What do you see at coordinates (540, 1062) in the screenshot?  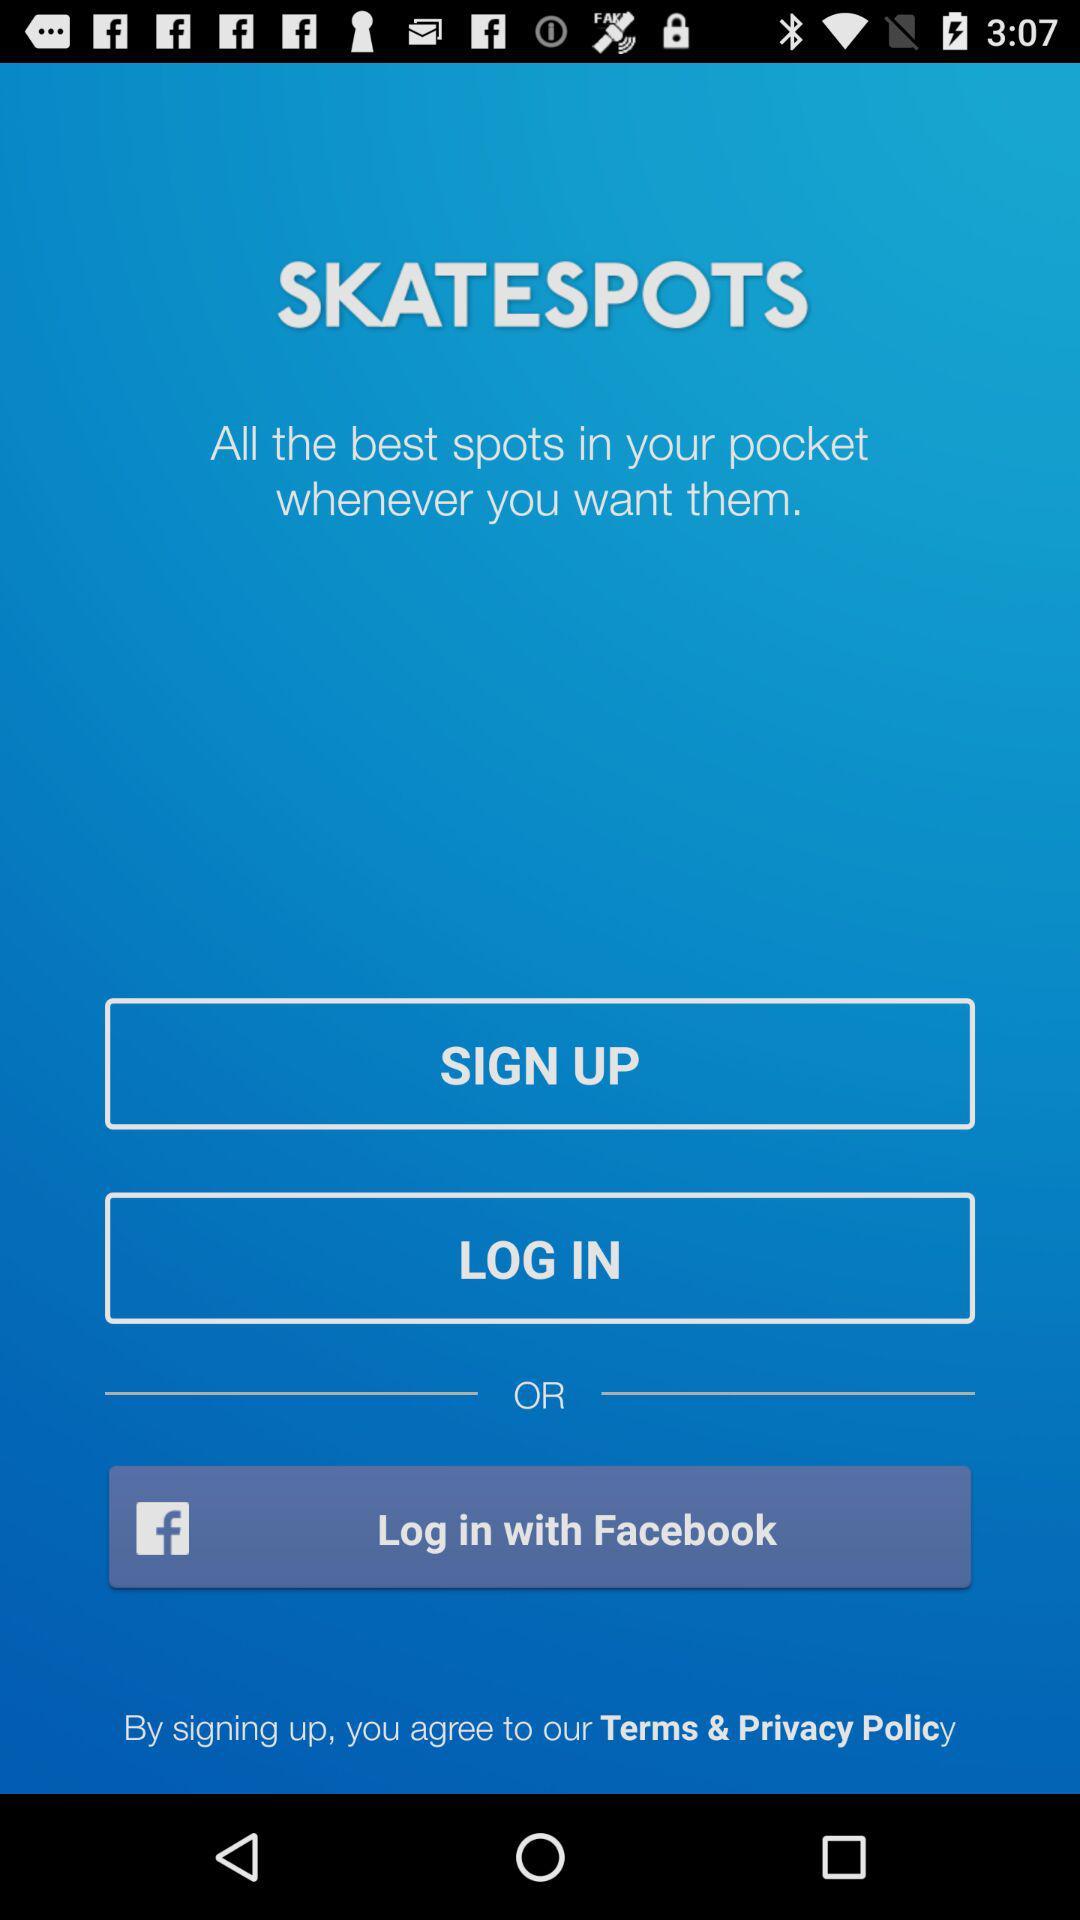 I see `the sign up icon` at bounding box center [540, 1062].